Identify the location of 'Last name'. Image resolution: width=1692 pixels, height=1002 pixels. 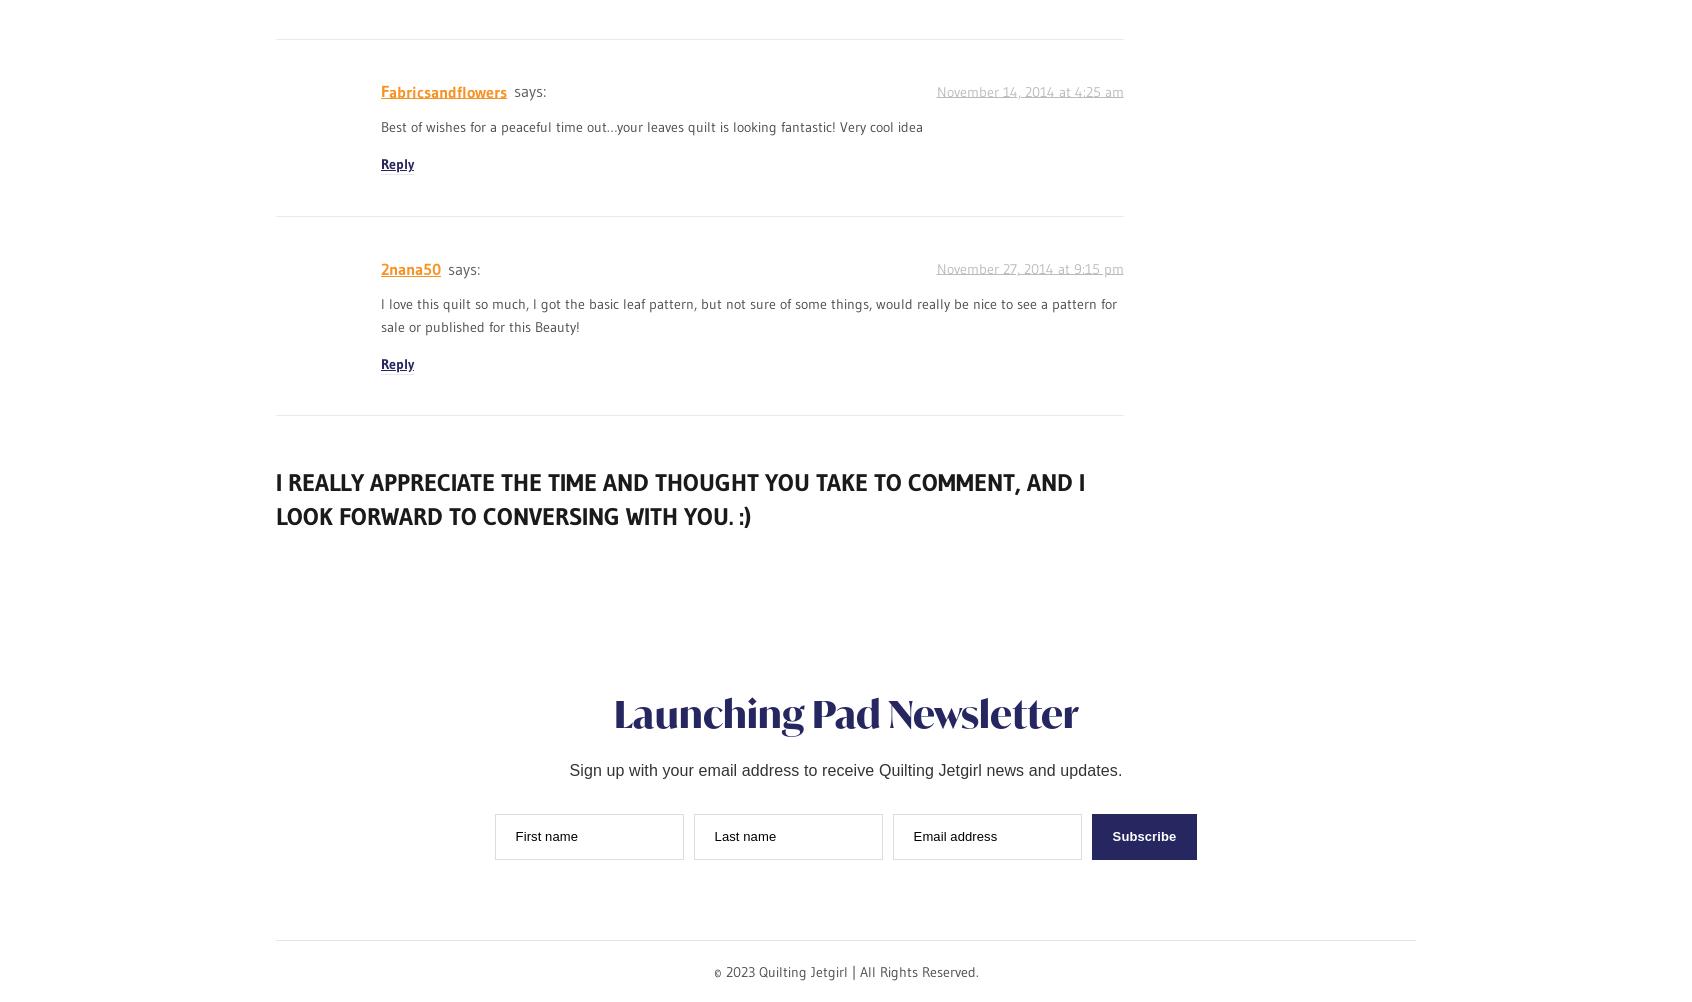
(743, 835).